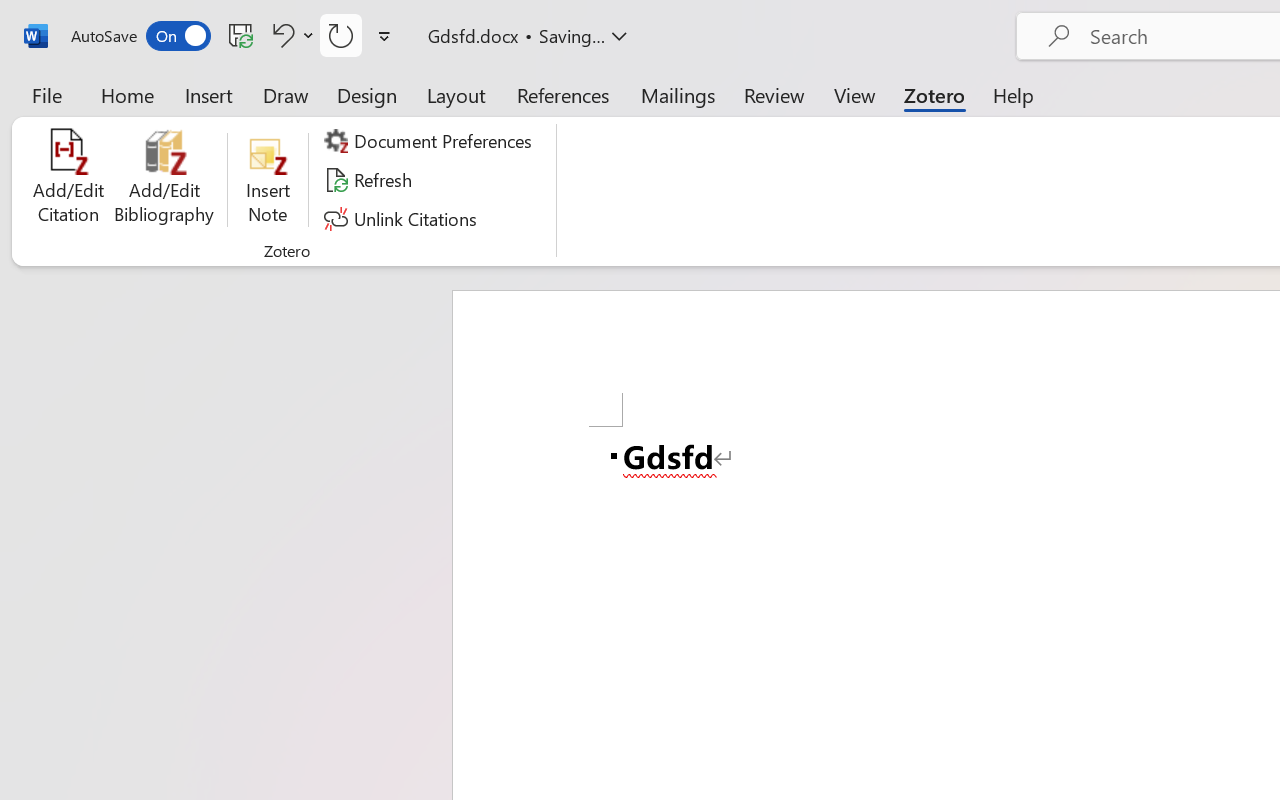 This screenshot has width=1280, height=800. Describe the element at coordinates (267, 179) in the screenshot. I see `'Insert Note'` at that location.